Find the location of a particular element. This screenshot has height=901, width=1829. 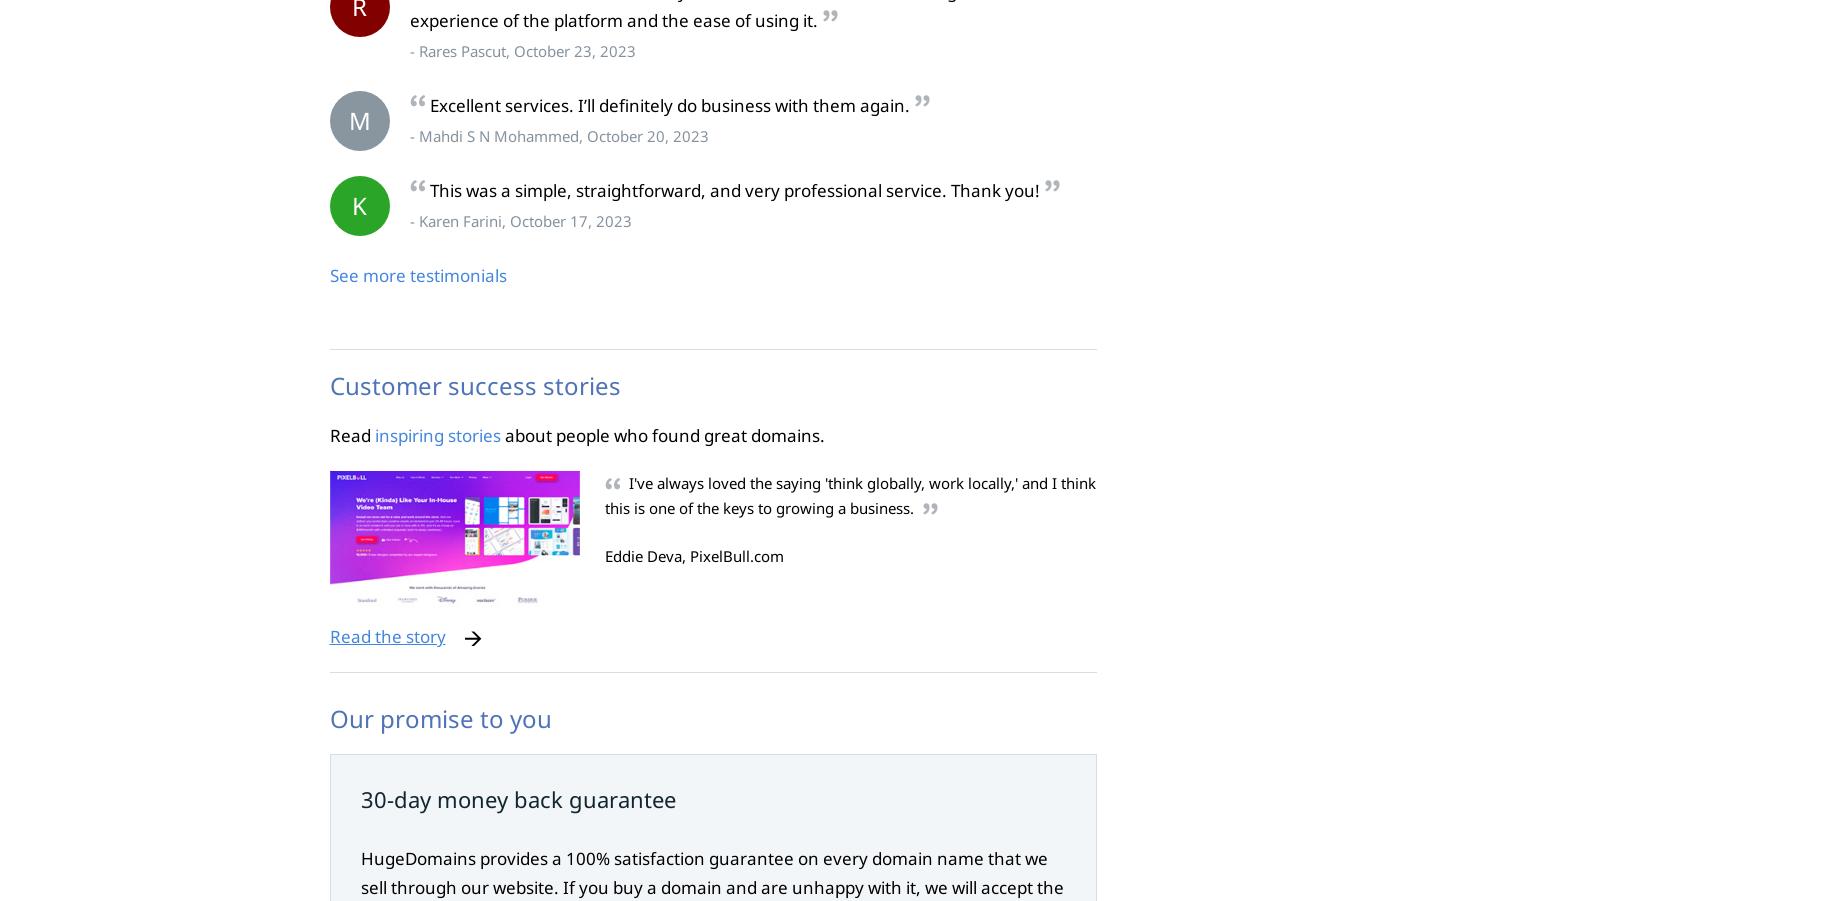

'Excellent services. I’ll definitely do business with them again.' is located at coordinates (428, 104).